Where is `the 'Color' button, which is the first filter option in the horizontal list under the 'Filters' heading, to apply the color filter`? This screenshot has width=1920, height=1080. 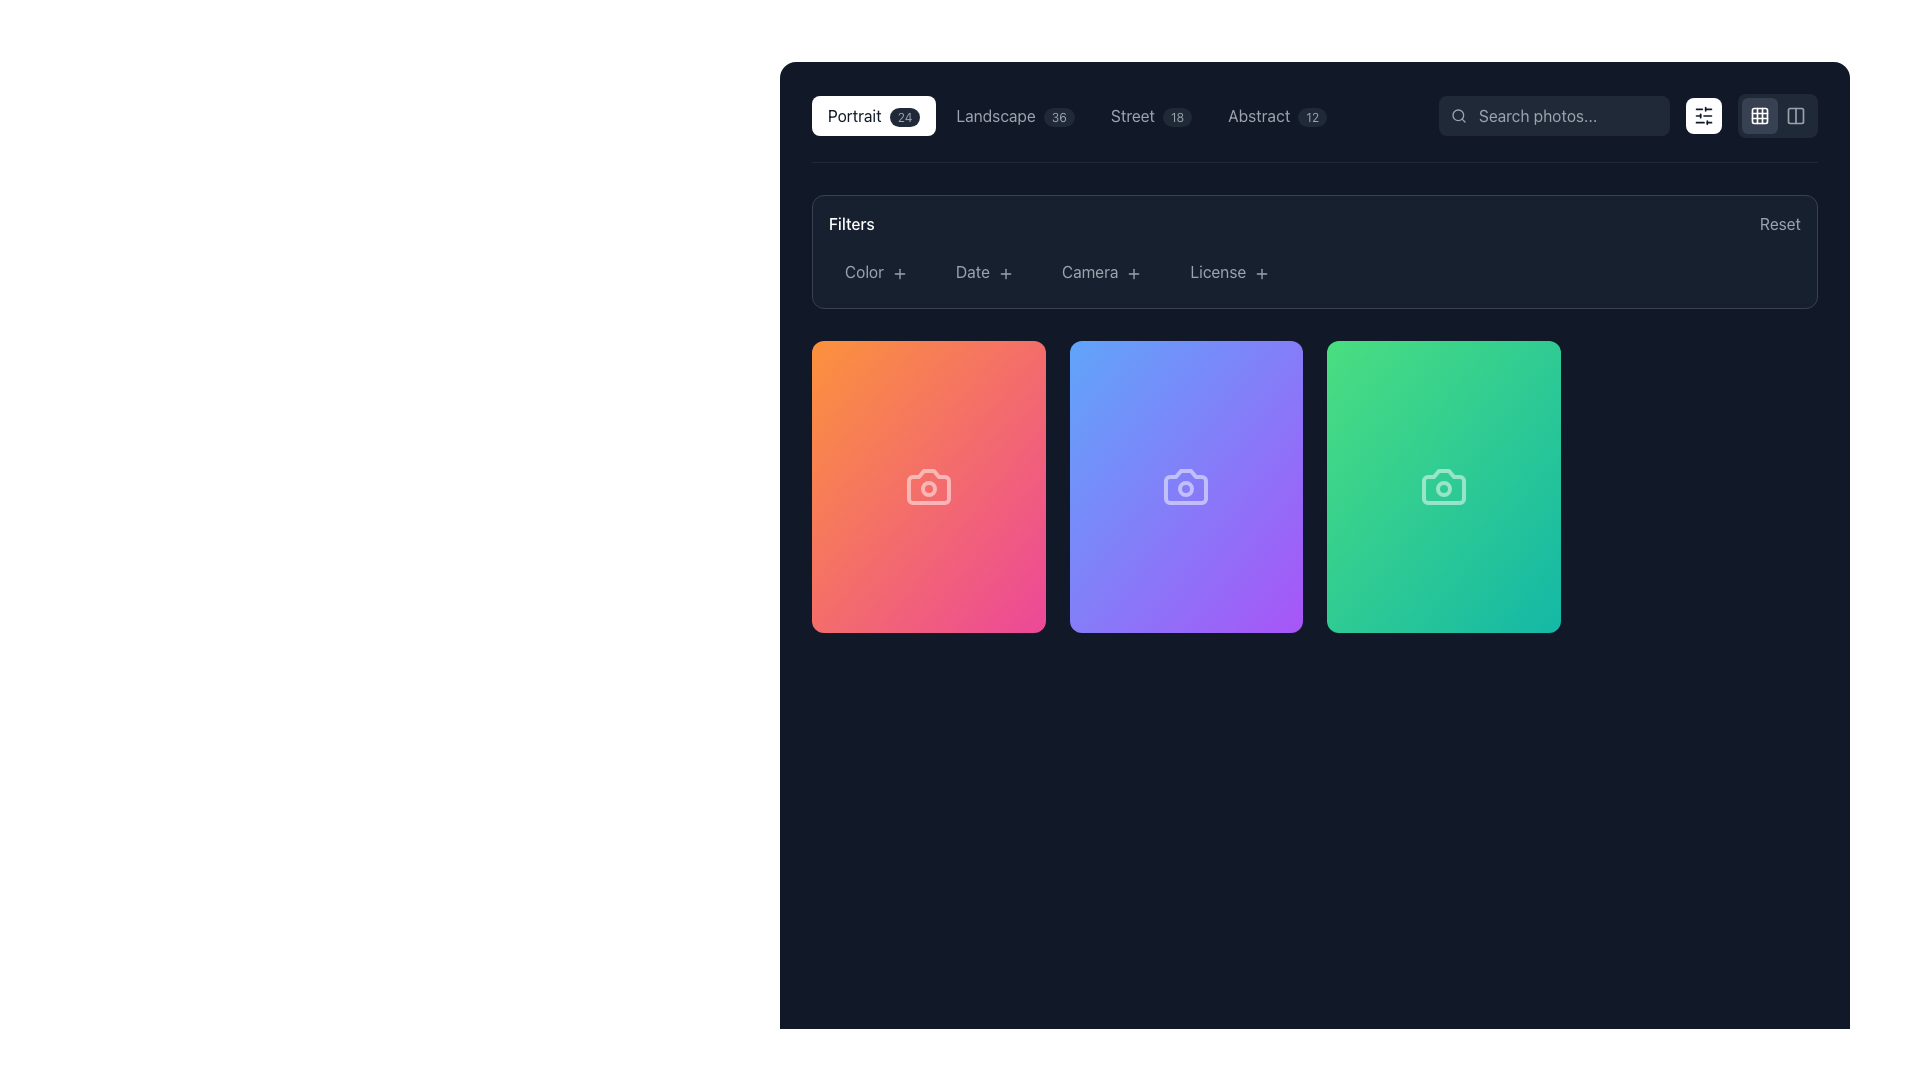
the 'Color' button, which is the first filter option in the horizontal list under the 'Filters' heading, to apply the color filter is located at coordinates (876, 272).